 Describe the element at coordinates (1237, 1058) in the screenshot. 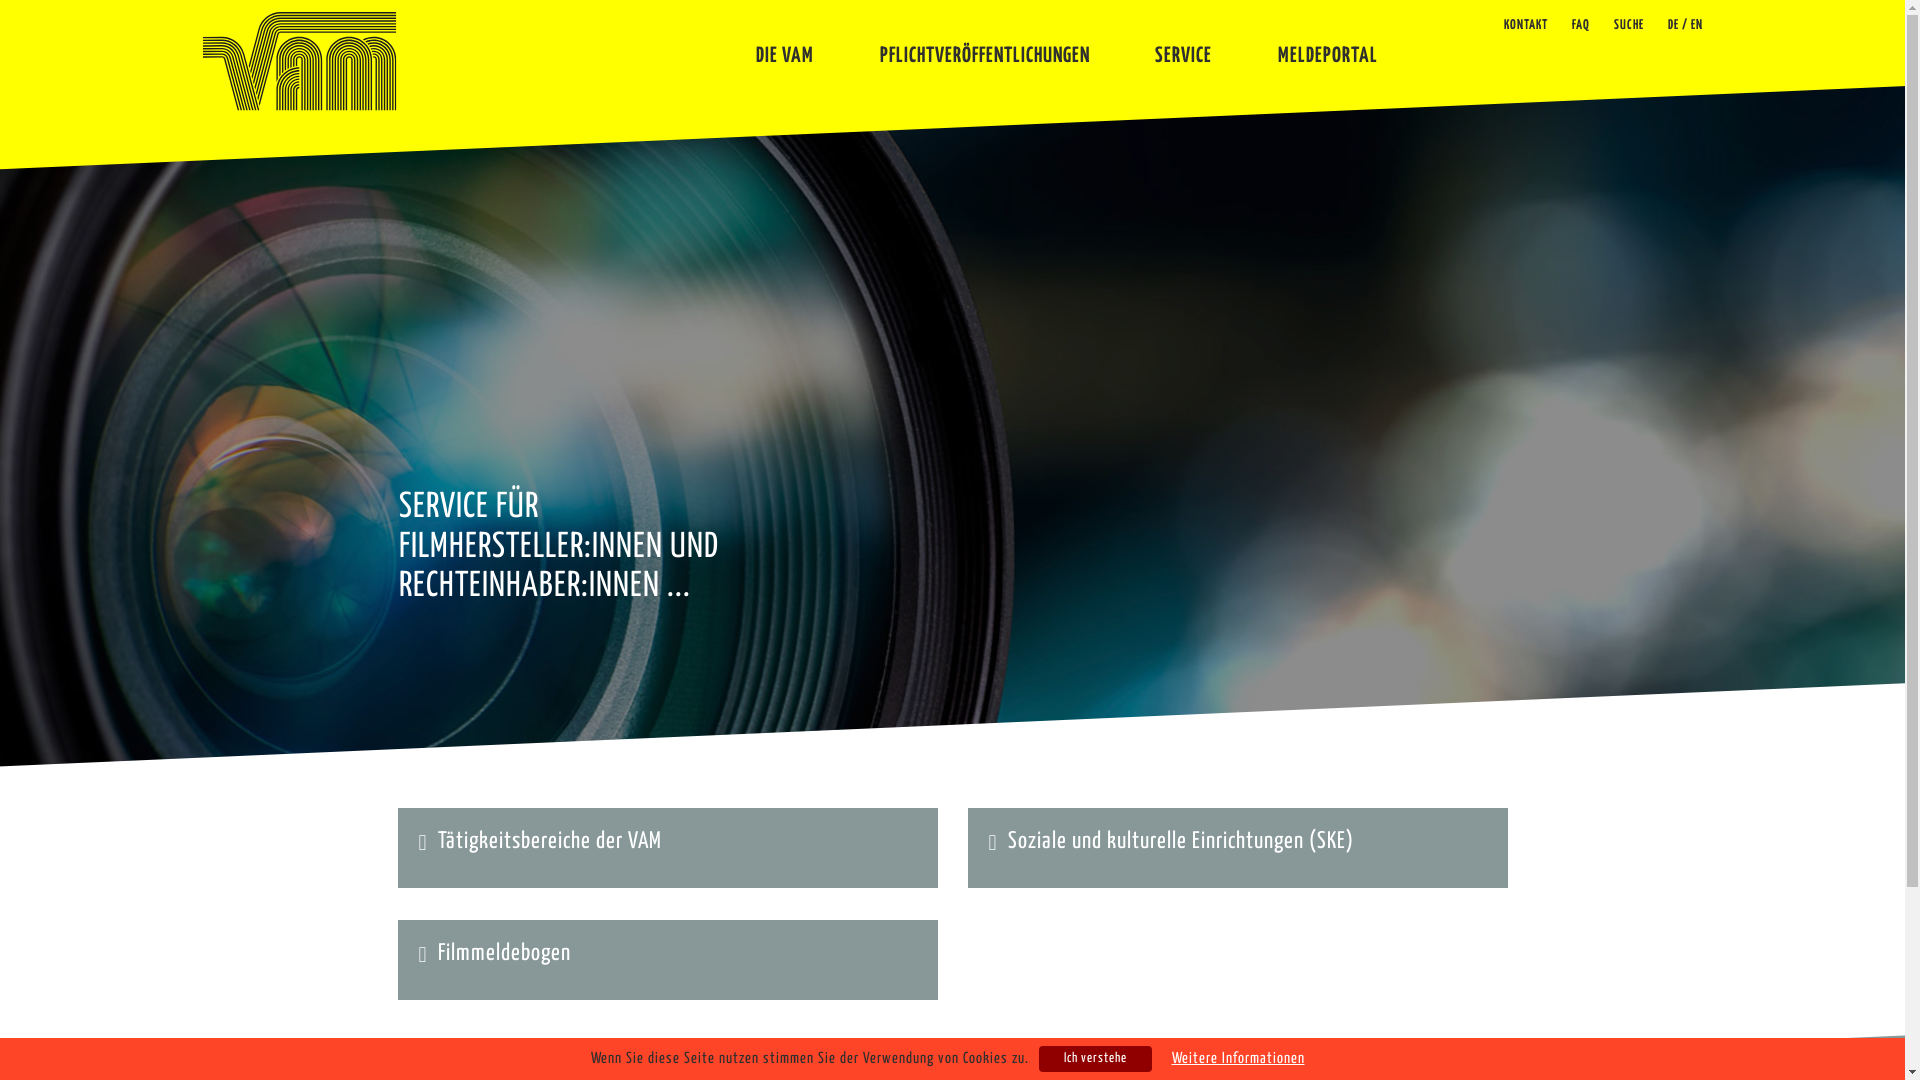

I see `'Weitere Informationen'` at that location.